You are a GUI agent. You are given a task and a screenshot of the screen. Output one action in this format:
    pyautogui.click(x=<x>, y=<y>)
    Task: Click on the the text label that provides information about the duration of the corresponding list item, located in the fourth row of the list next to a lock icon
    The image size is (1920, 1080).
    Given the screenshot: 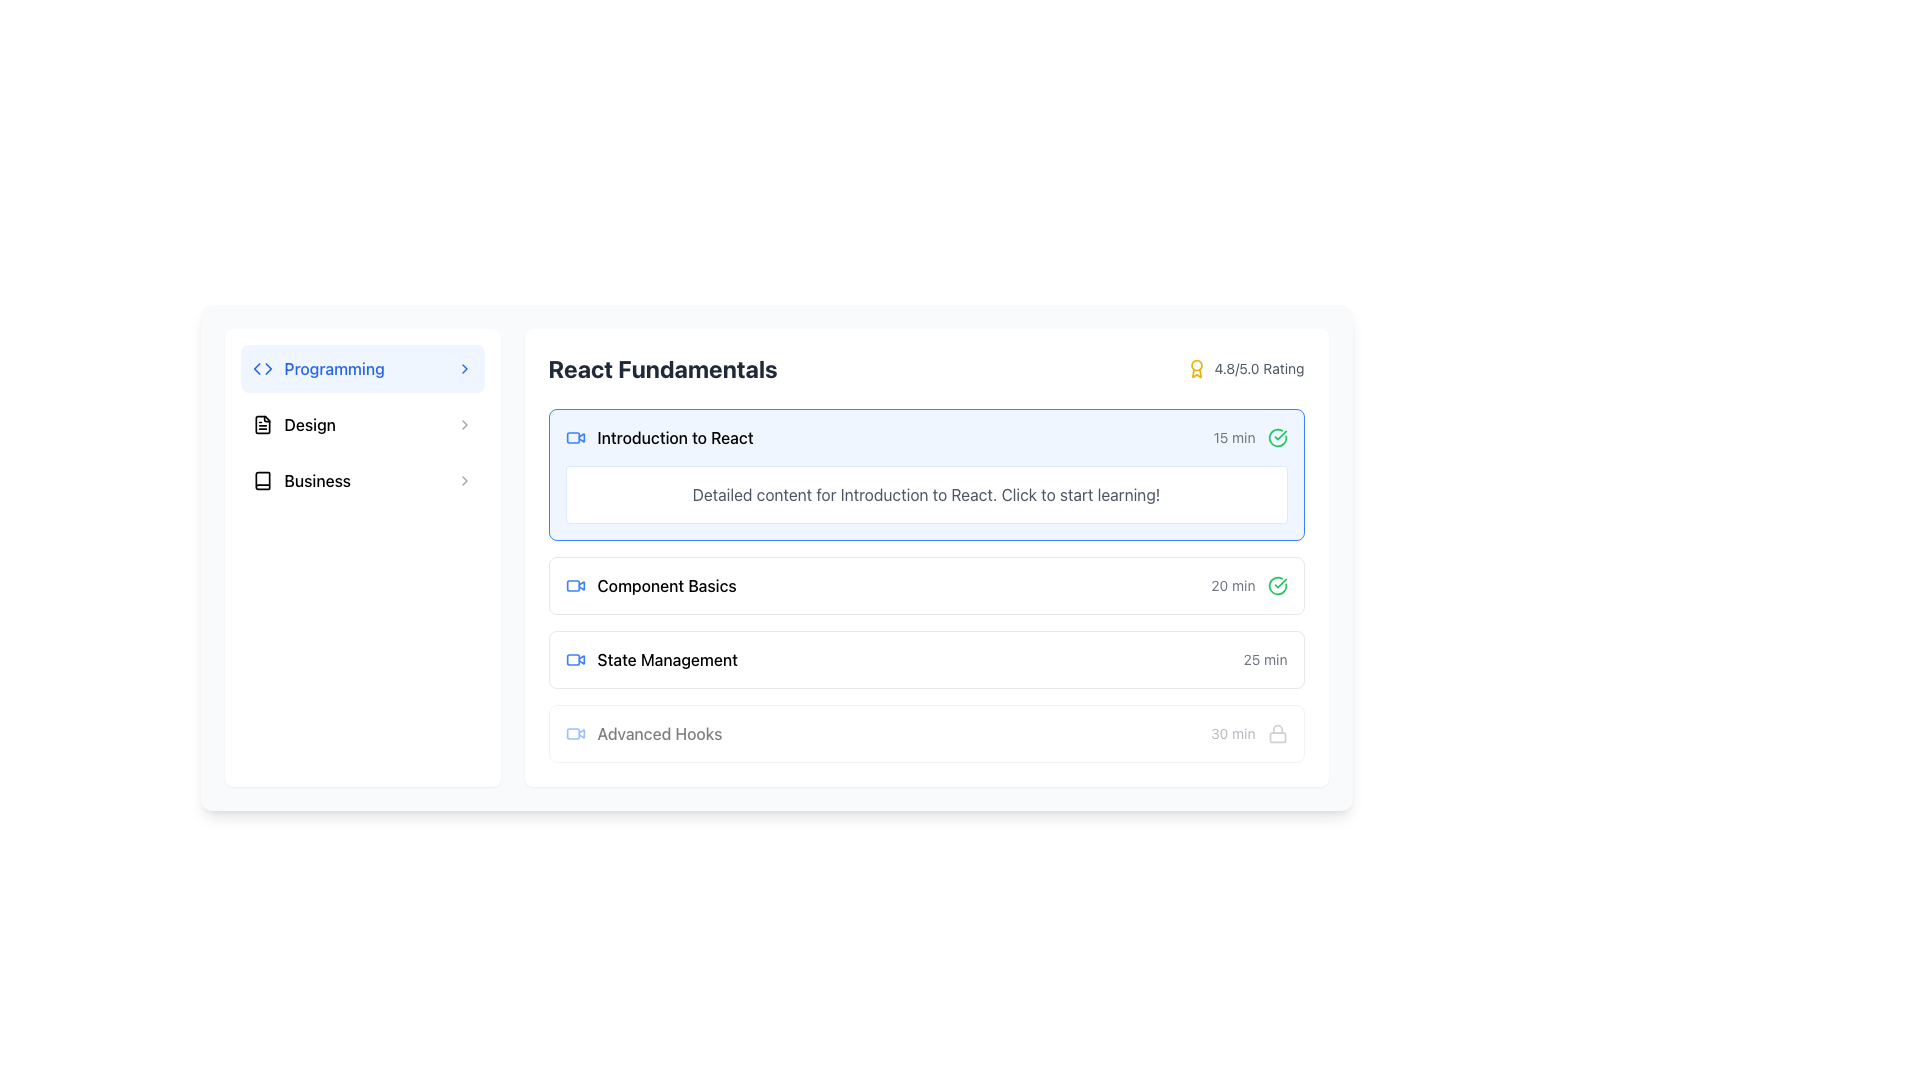 What is the action you would take?
    pyautogui.click(x=1232, y=733)
    